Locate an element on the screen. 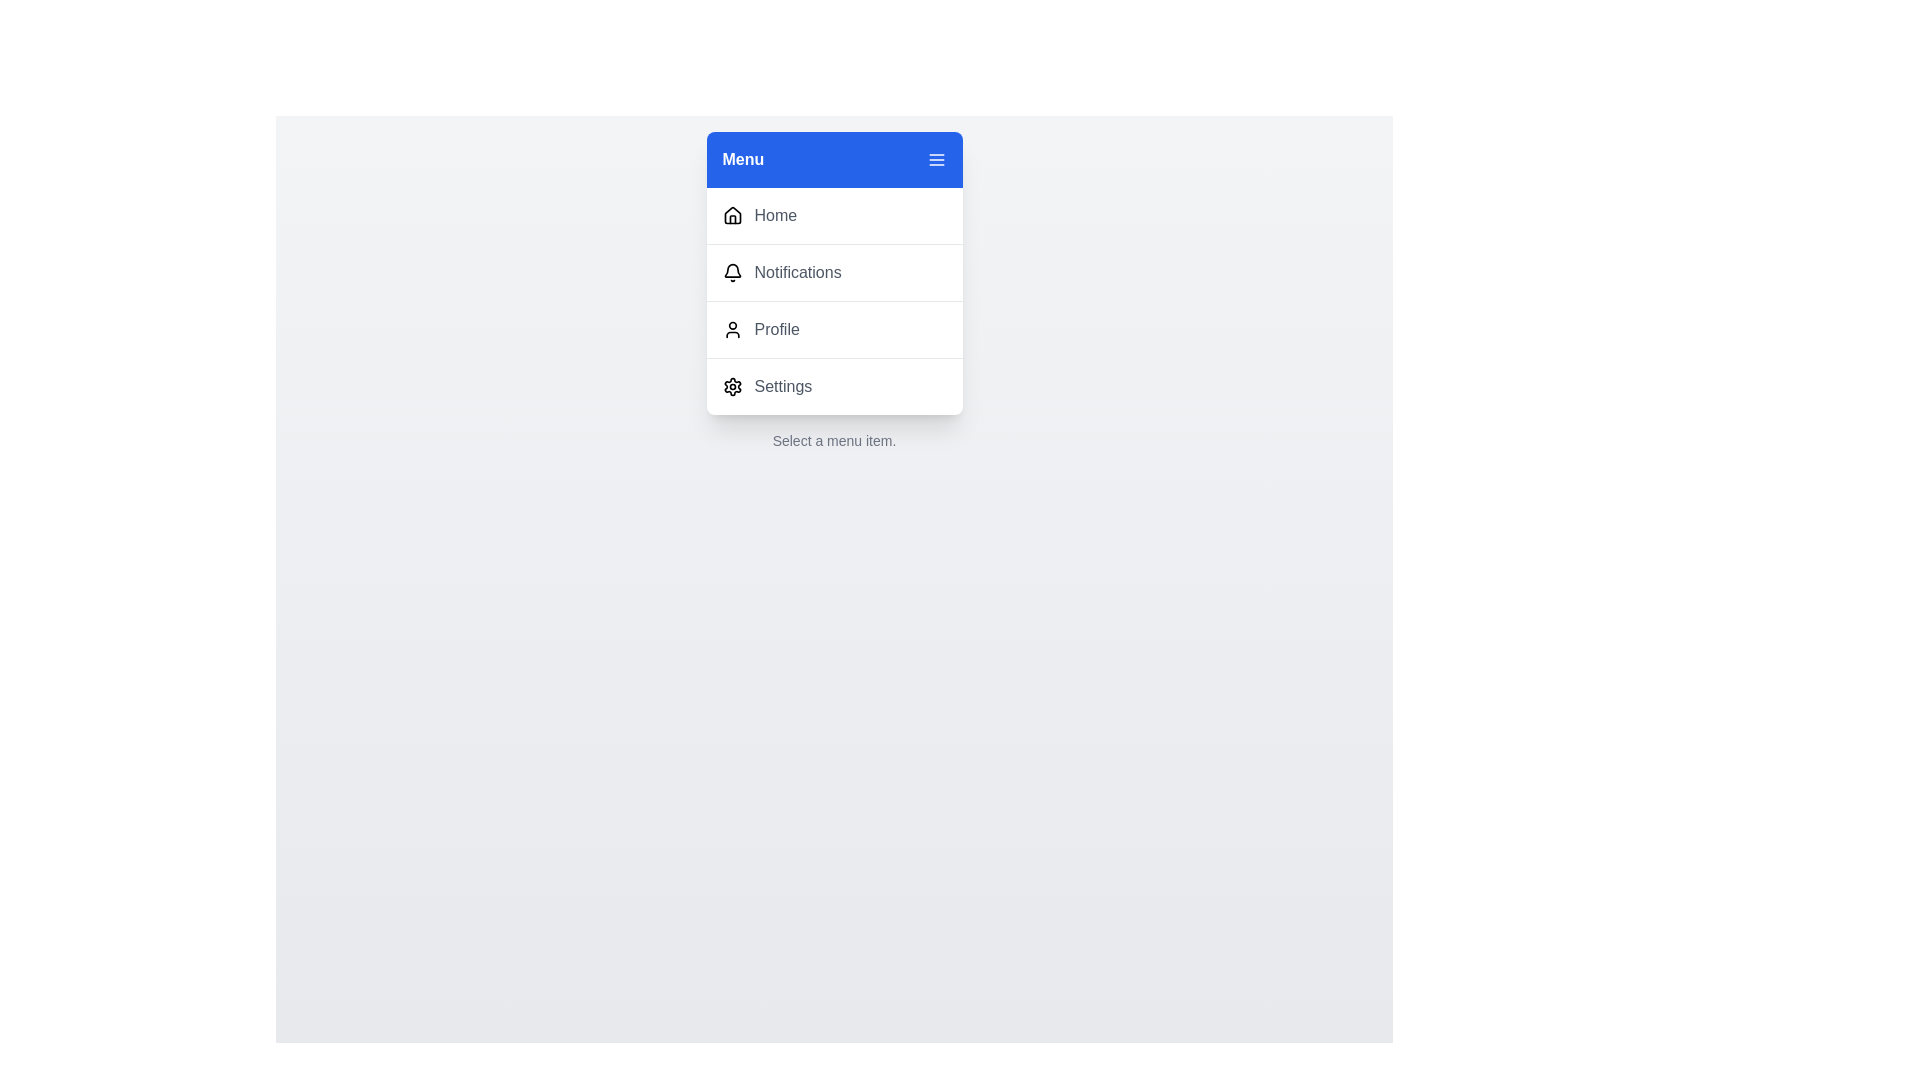  the menu item labeled Settings to observe its hover effect is located at coordinates (834, 386).